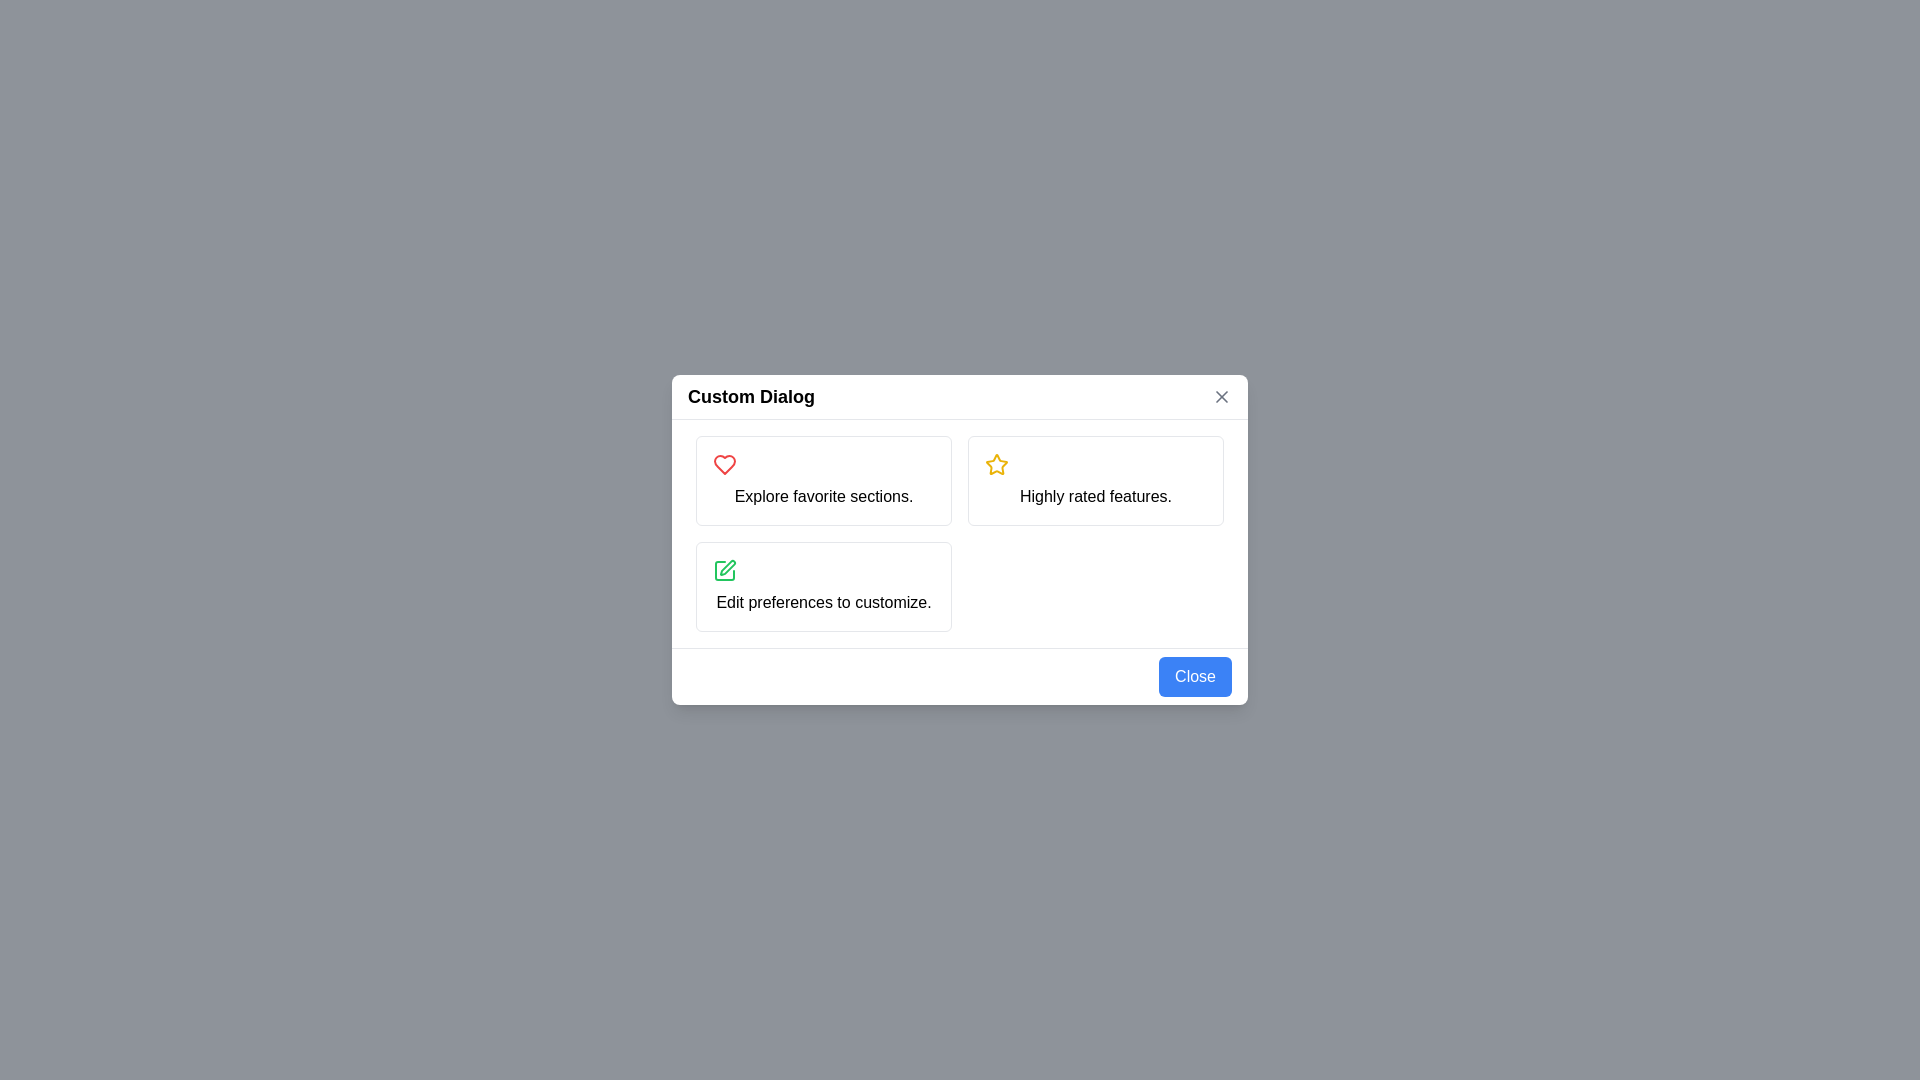 The width and height of the screenshot is (1920, 1080). What do you see at coordinates (723, 570) in the screenshot?
I see `the green drawing tool icon located in the bottom-left area of the dialog, next to the text 'Edit preferences to customize.'` at bounding box center [723, 570].